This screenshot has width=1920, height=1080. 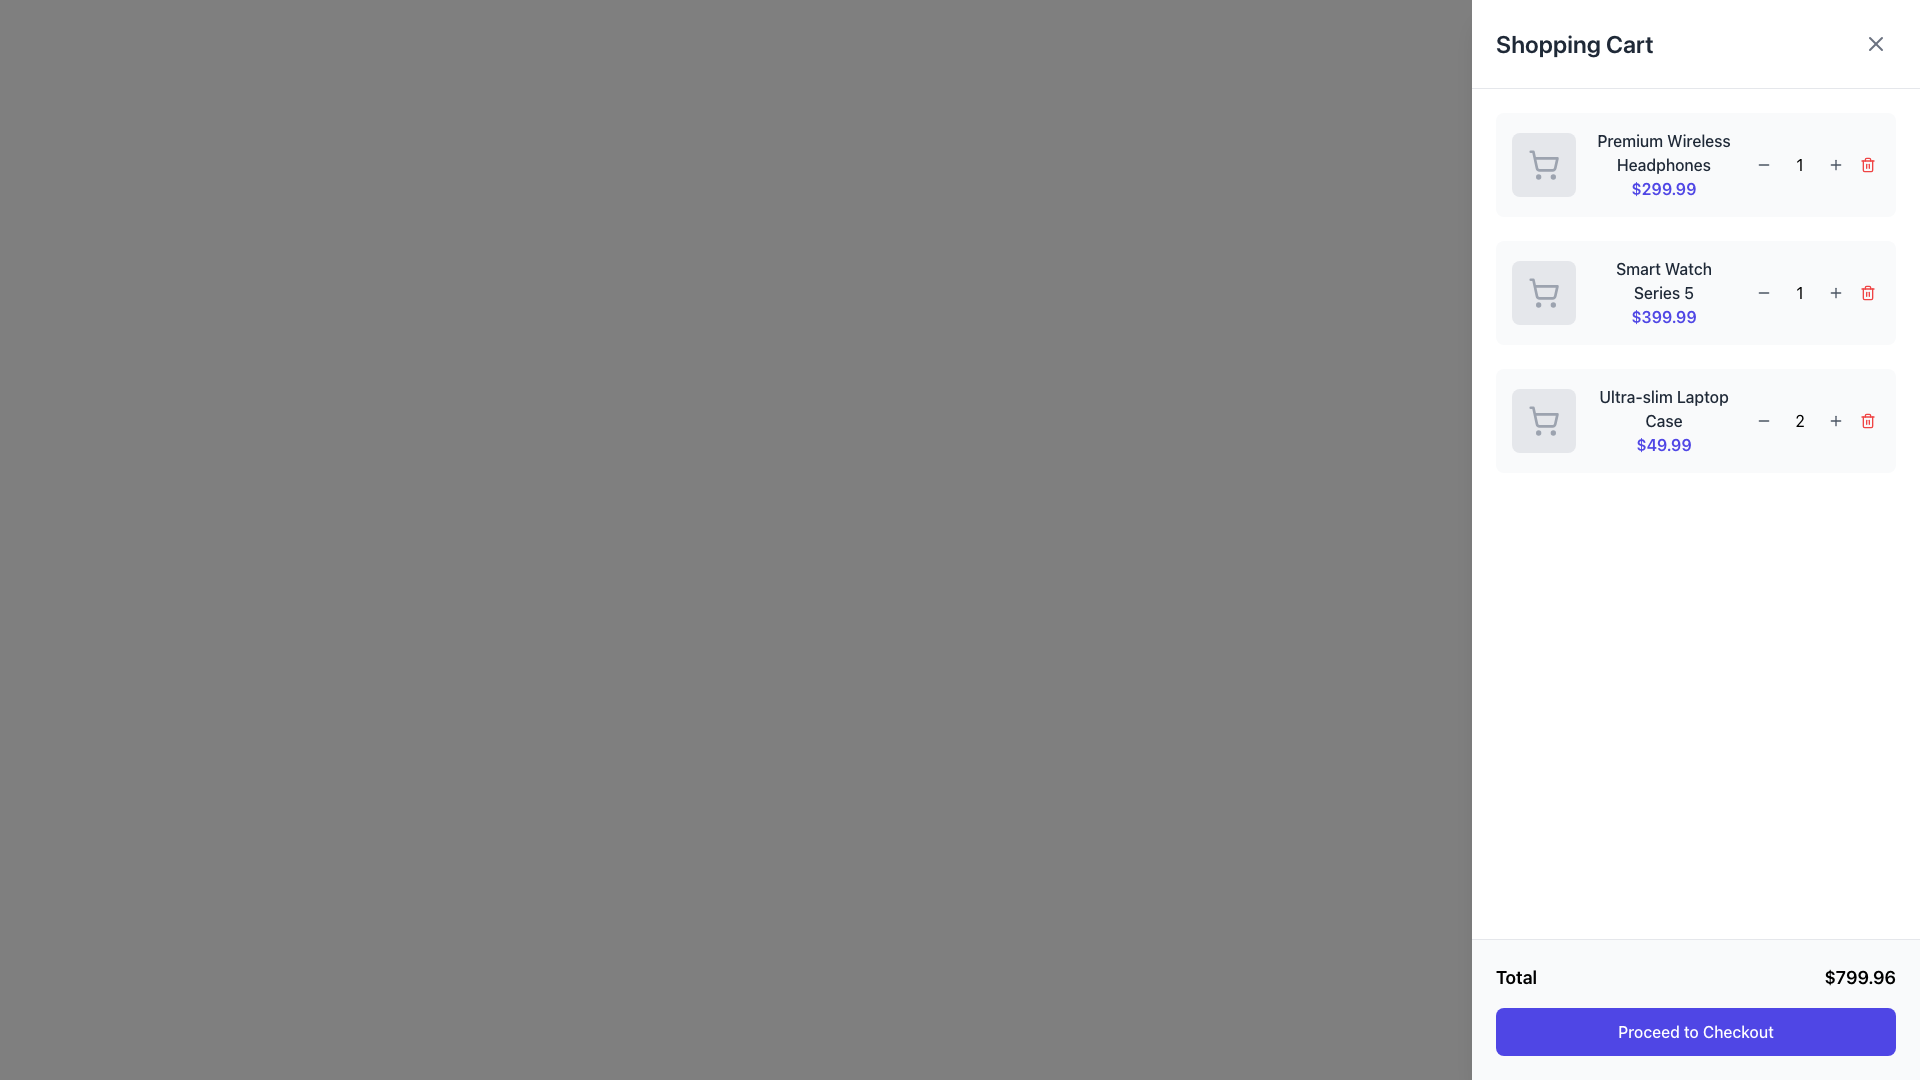 I want to click on the plus sign button in the shopping cart interface next to the 'Ultra-slim Laptop Case' item, so click(x=1836, y=164).